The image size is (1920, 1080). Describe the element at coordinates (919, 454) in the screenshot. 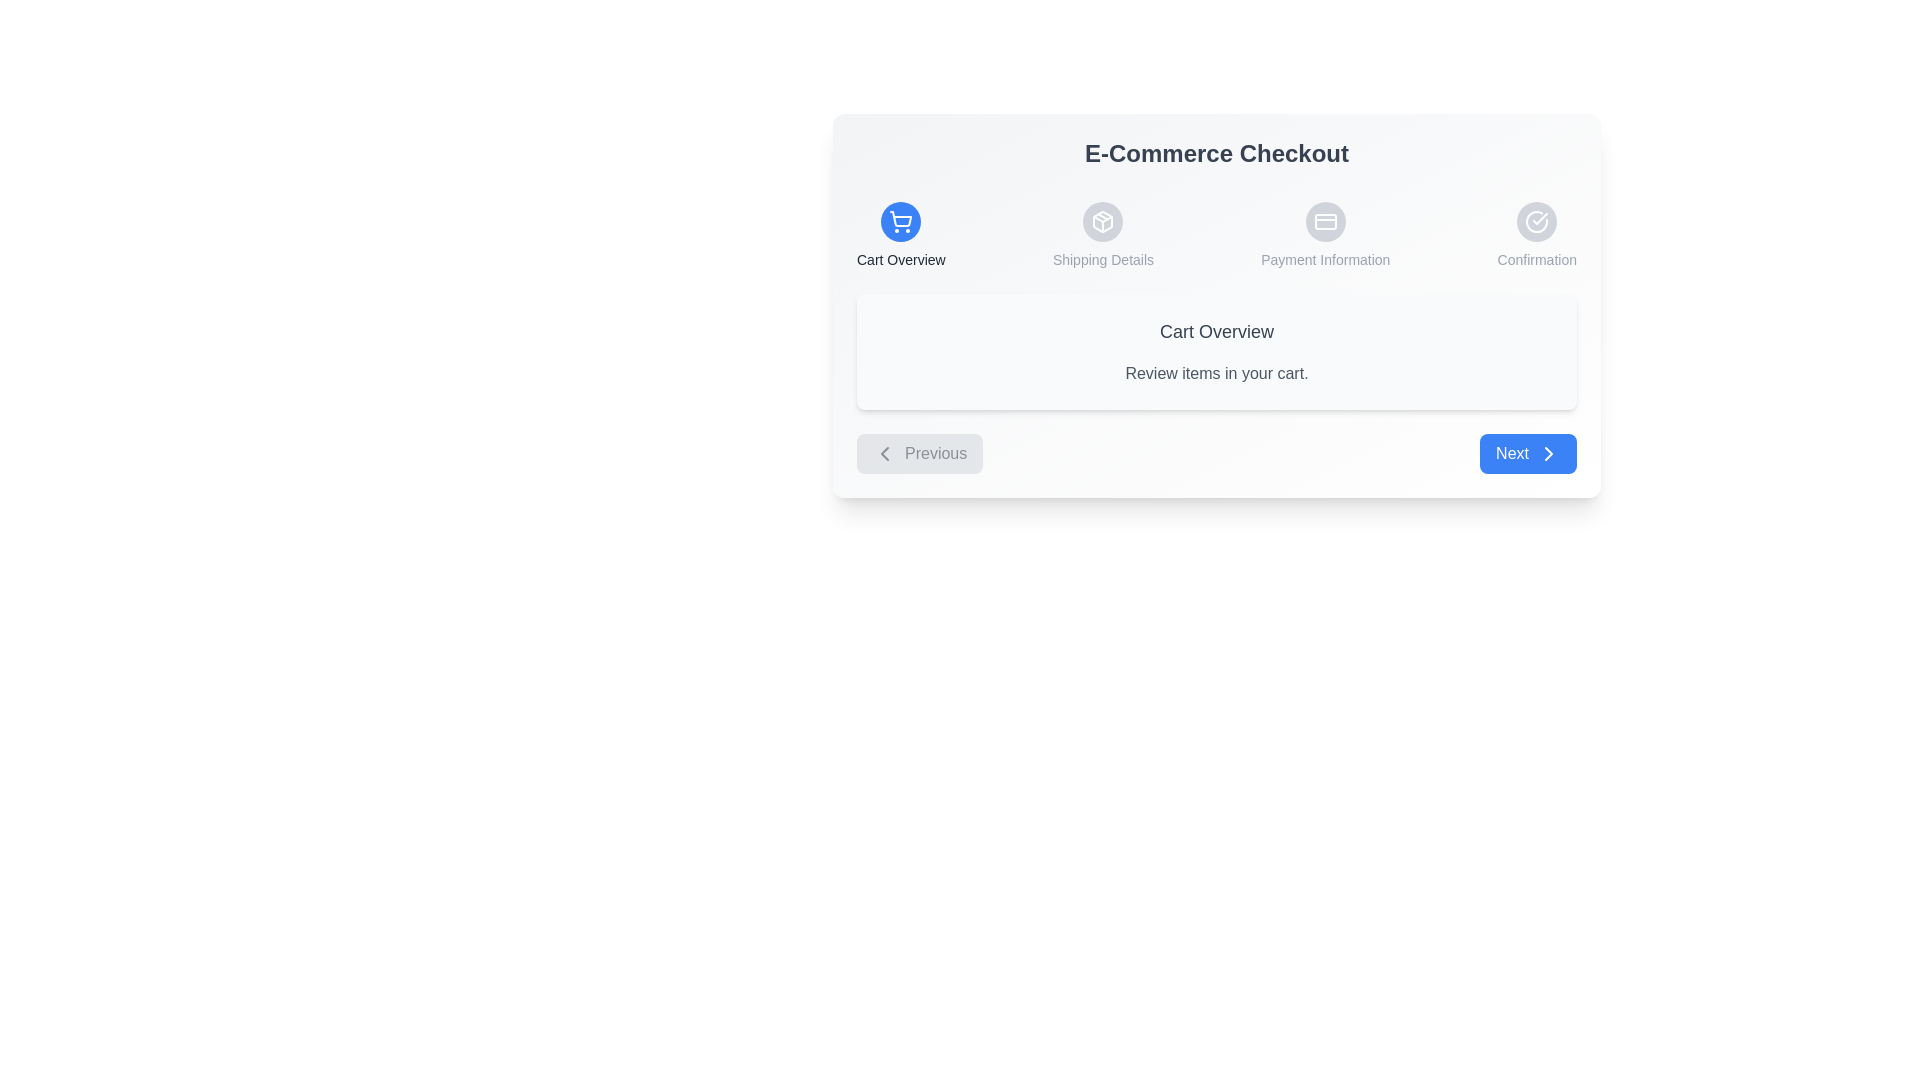

I see `the disabled 'Previous' button located on the left side of the navigation control at the bottom of the 'E-Commerce Checkout' card section` at that location.